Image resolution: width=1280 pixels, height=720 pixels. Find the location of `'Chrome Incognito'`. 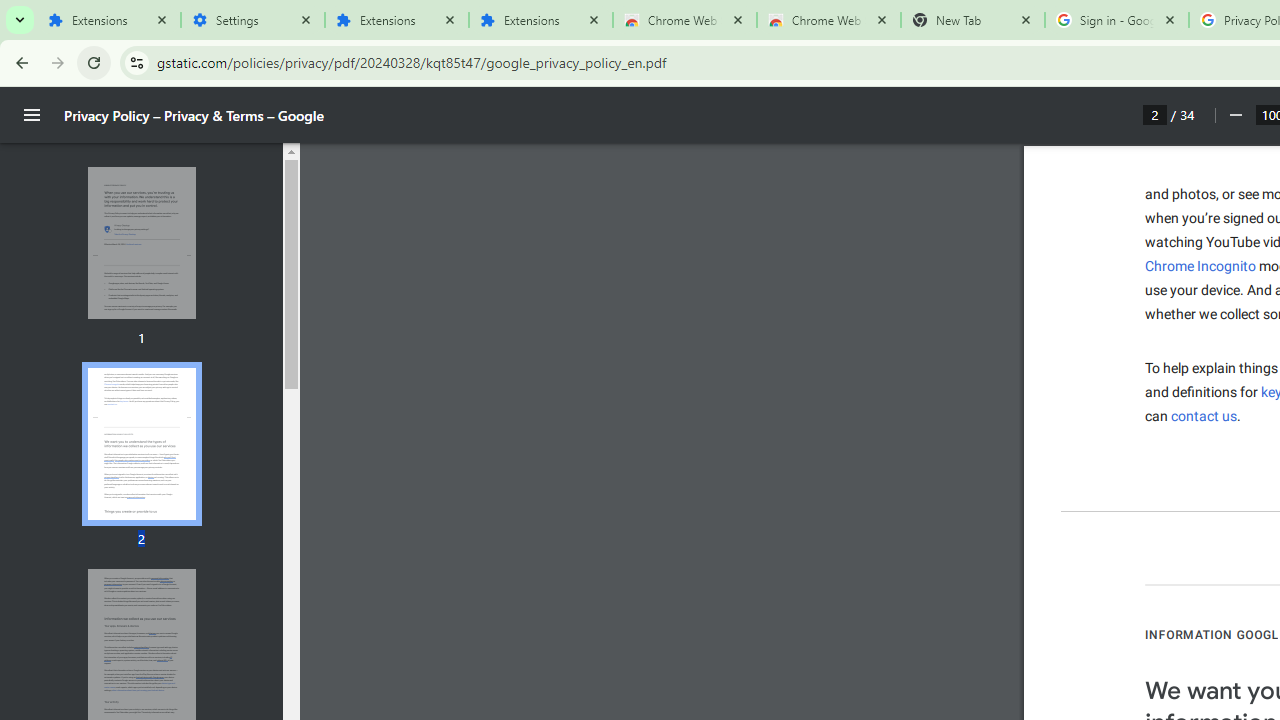

'Chrome Incognito' is located at coordinates (1200, 265).